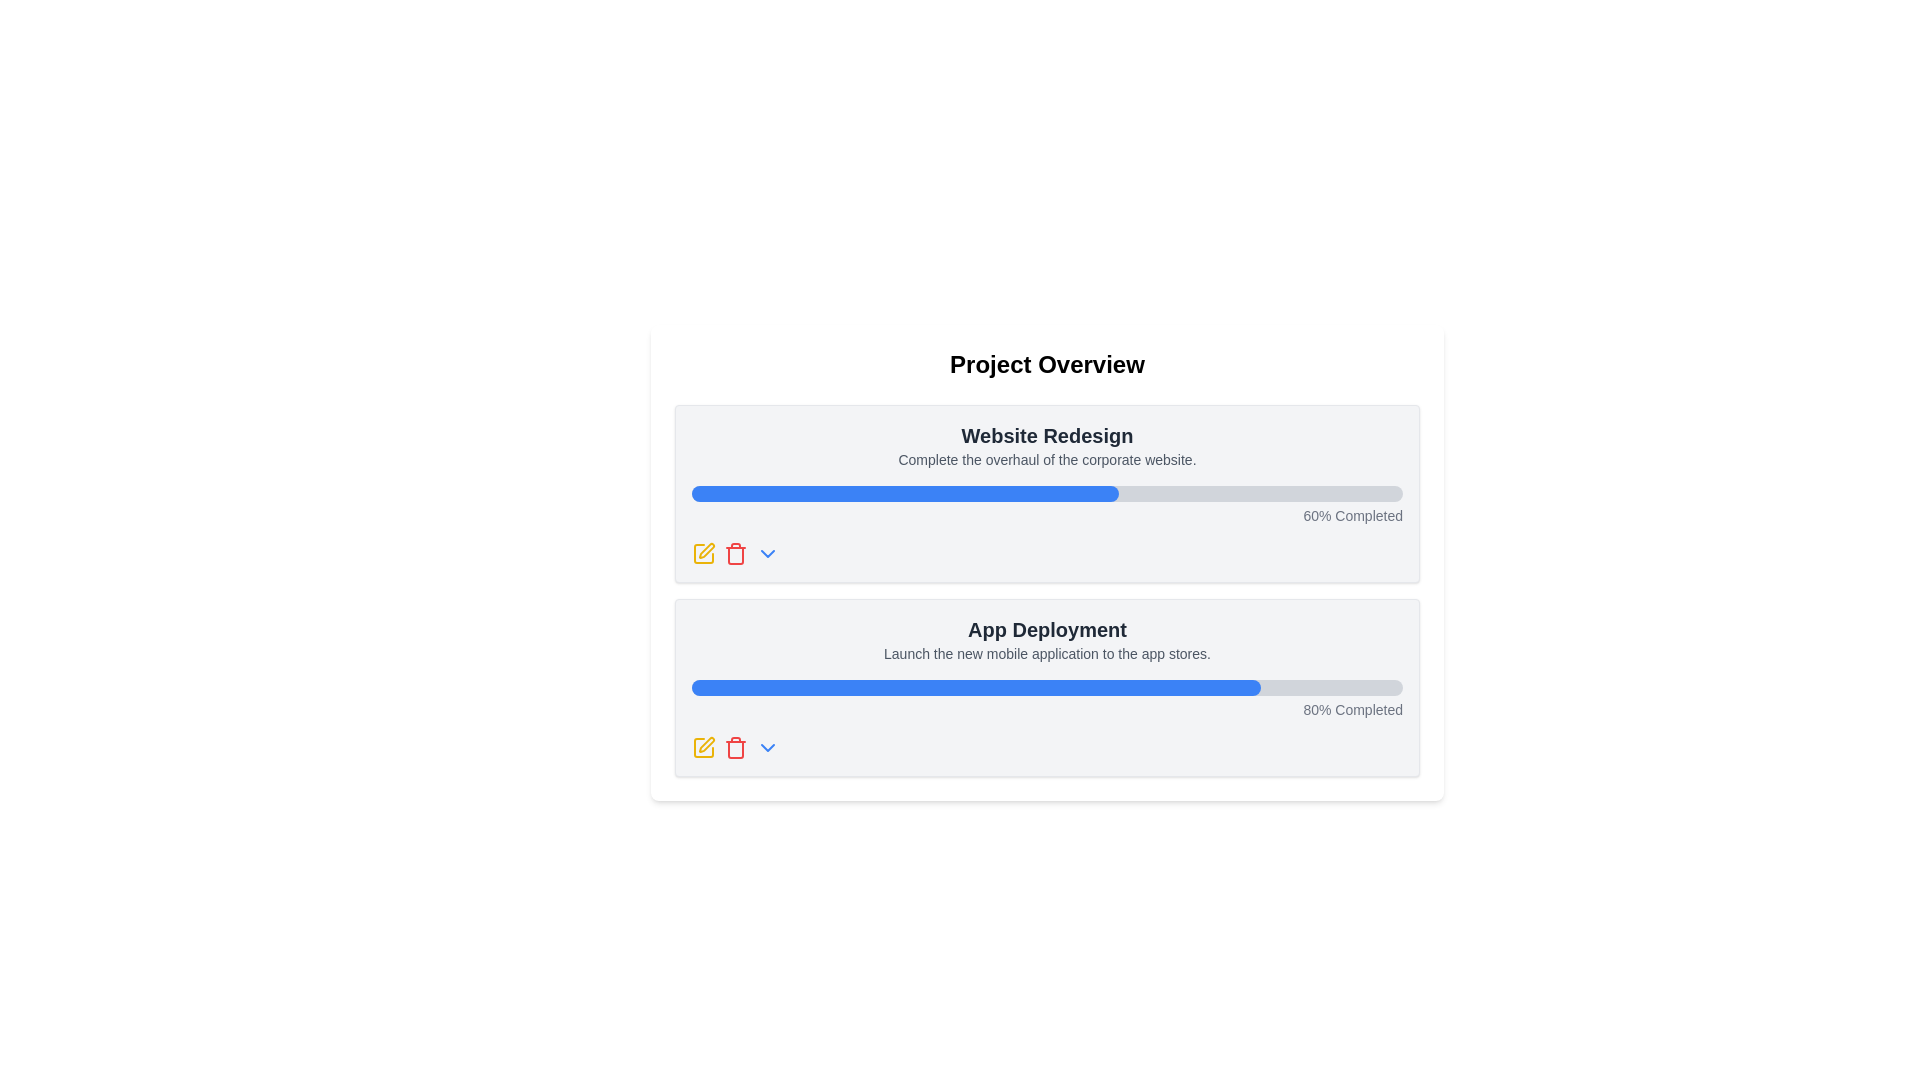  I want to click on the yellow graphical icon located in the lower-left corner of the 'App Deployment' card, which is part of a set of interactive icons, so click(704, 748).